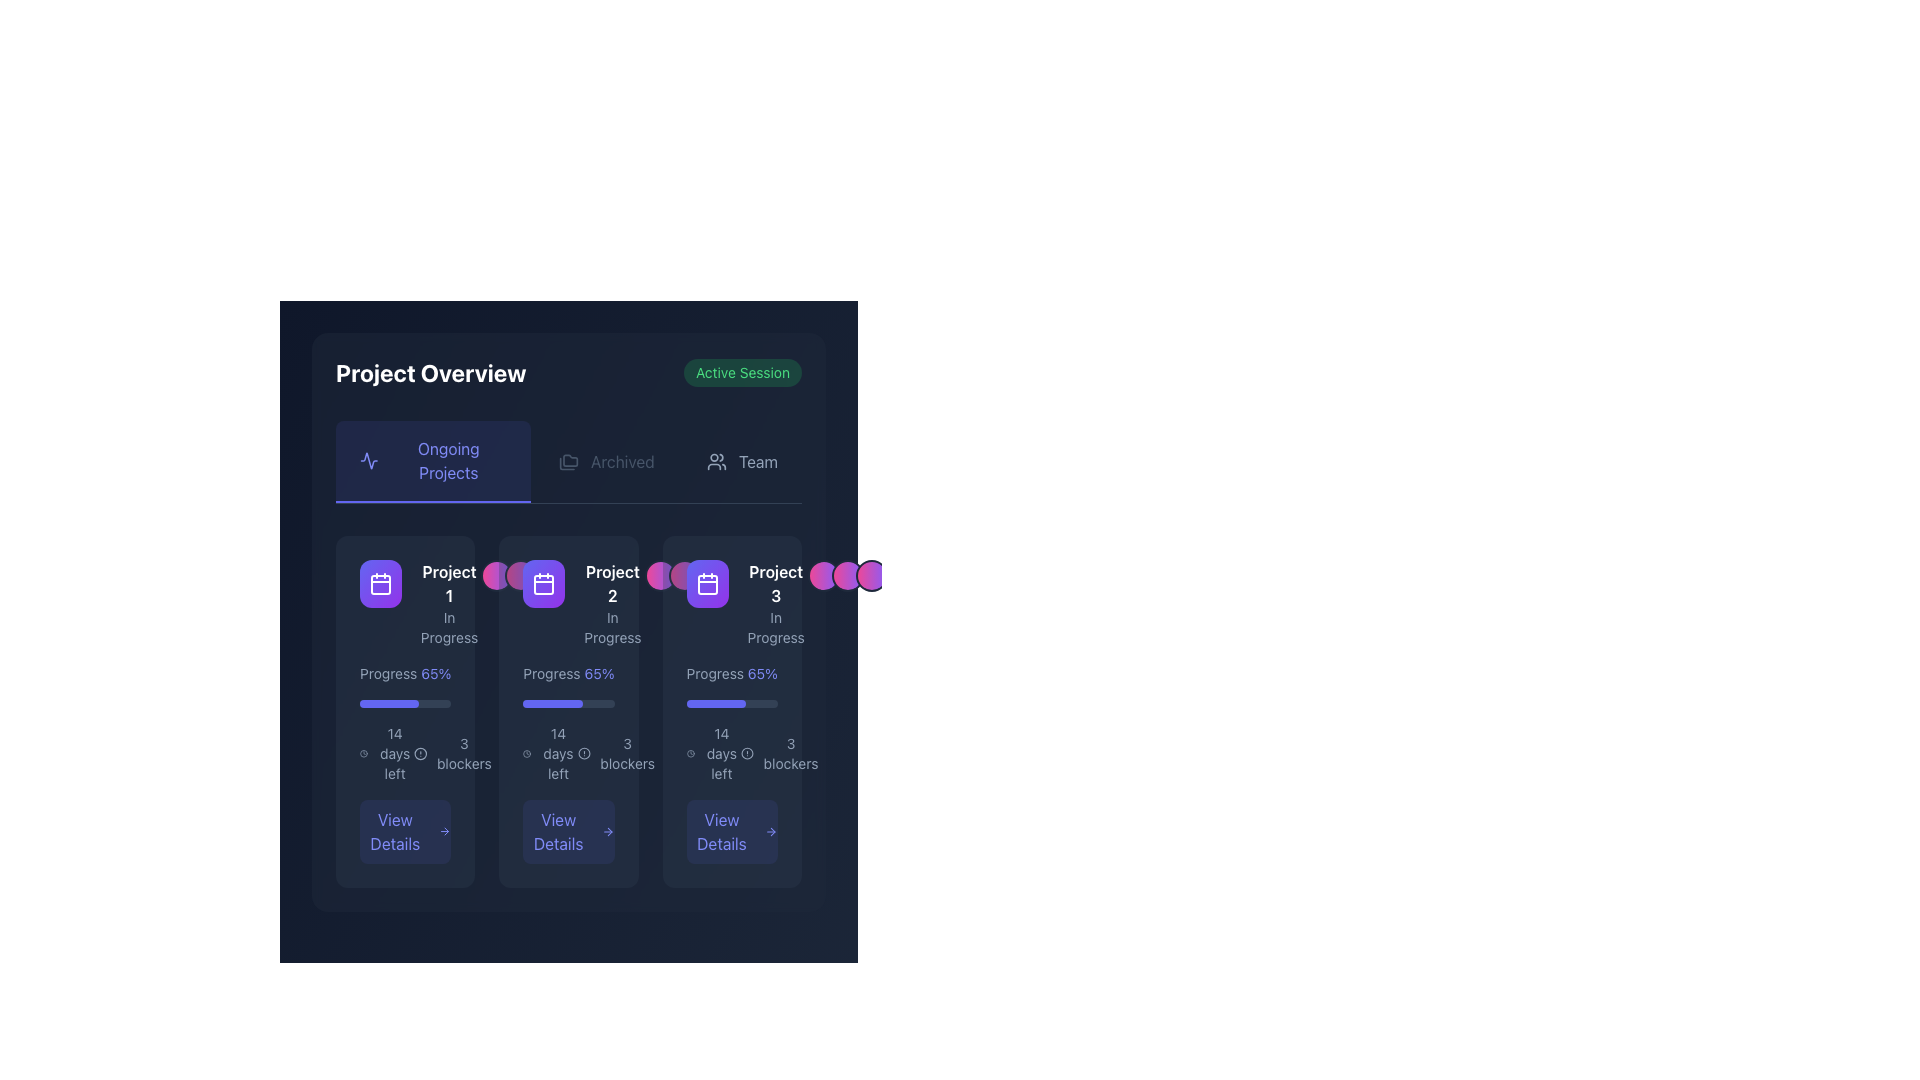  Describe the element at coordinates (790, 753) in the screenshot. I see `the static text display that shows '3 blockers' in light gray font, located at the bottom-right corner of the third project card beneath the progress bar` at that location.